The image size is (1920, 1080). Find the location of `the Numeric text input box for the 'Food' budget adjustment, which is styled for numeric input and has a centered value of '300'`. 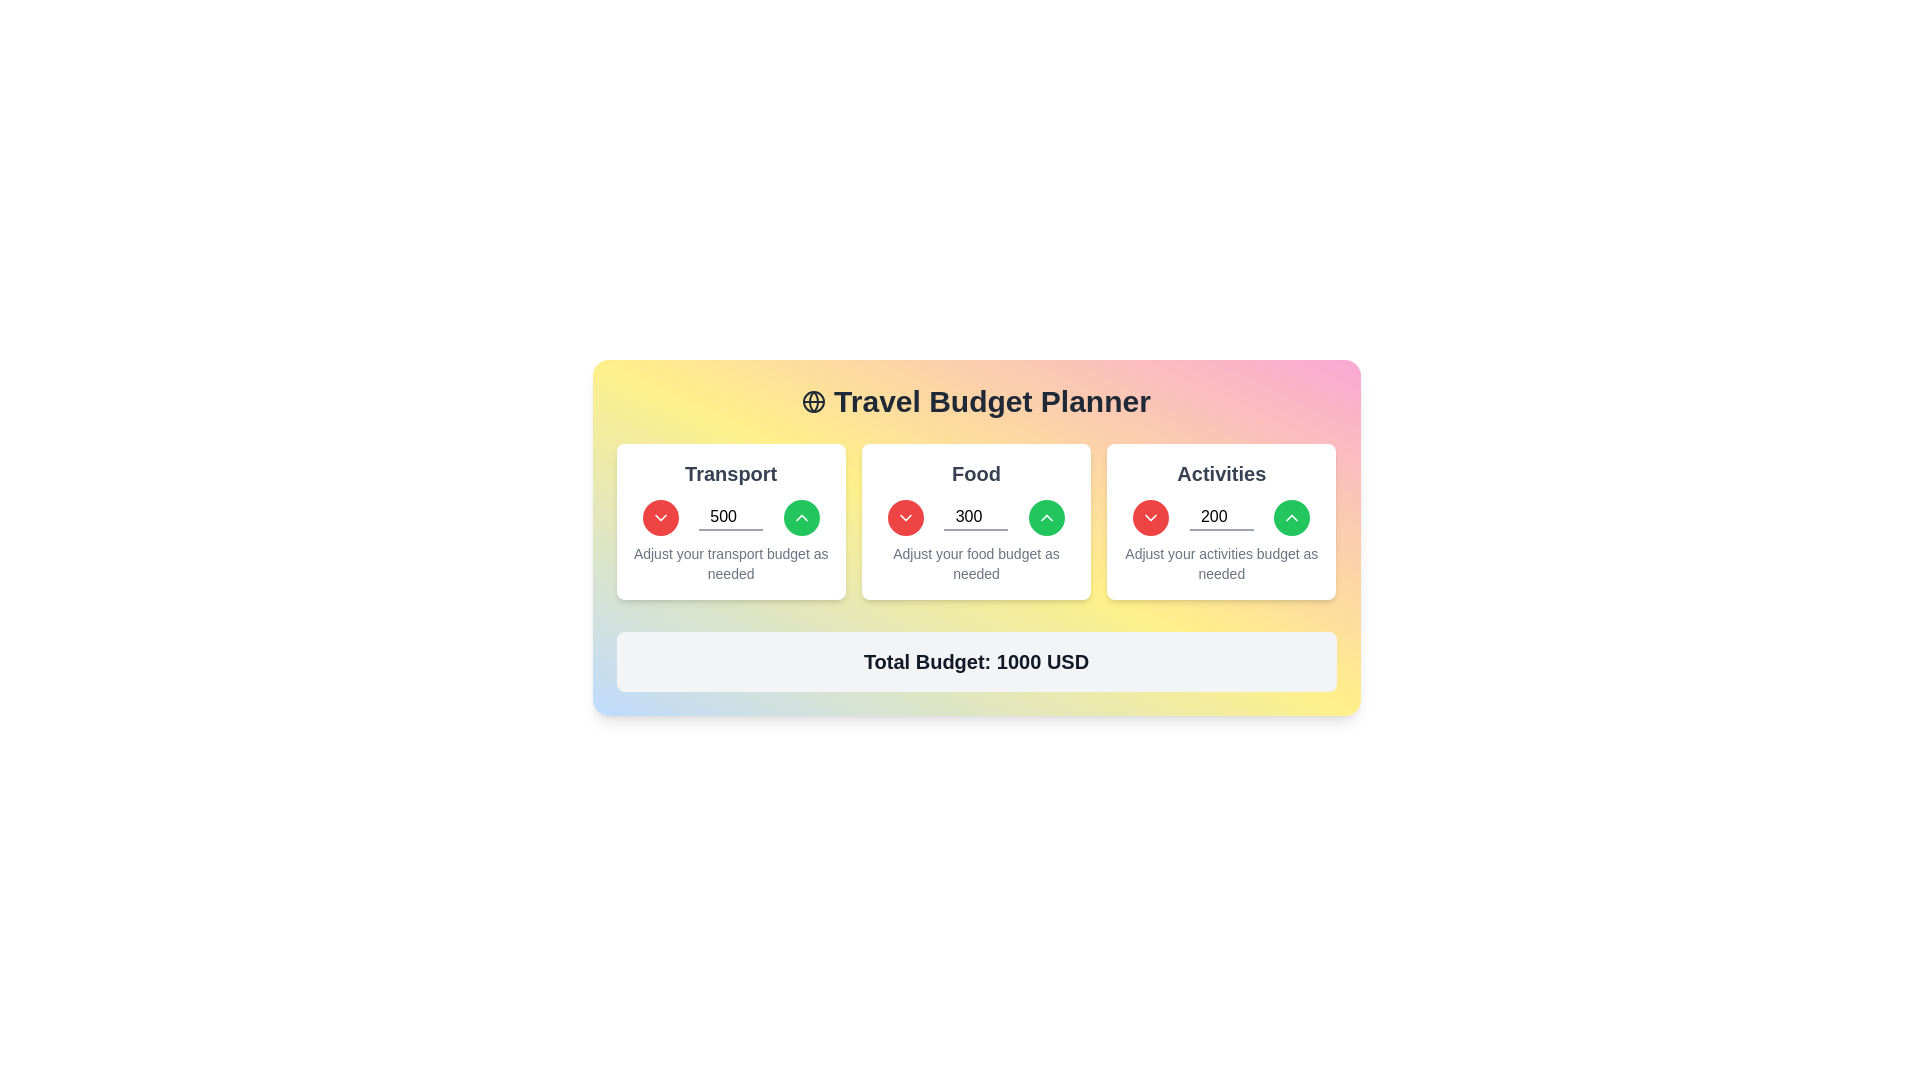

the Numeric text input box for the 'Food' budget adjustment, which is styled for numeric input and has a centered value of '300' is located at coordinates (976, 516).